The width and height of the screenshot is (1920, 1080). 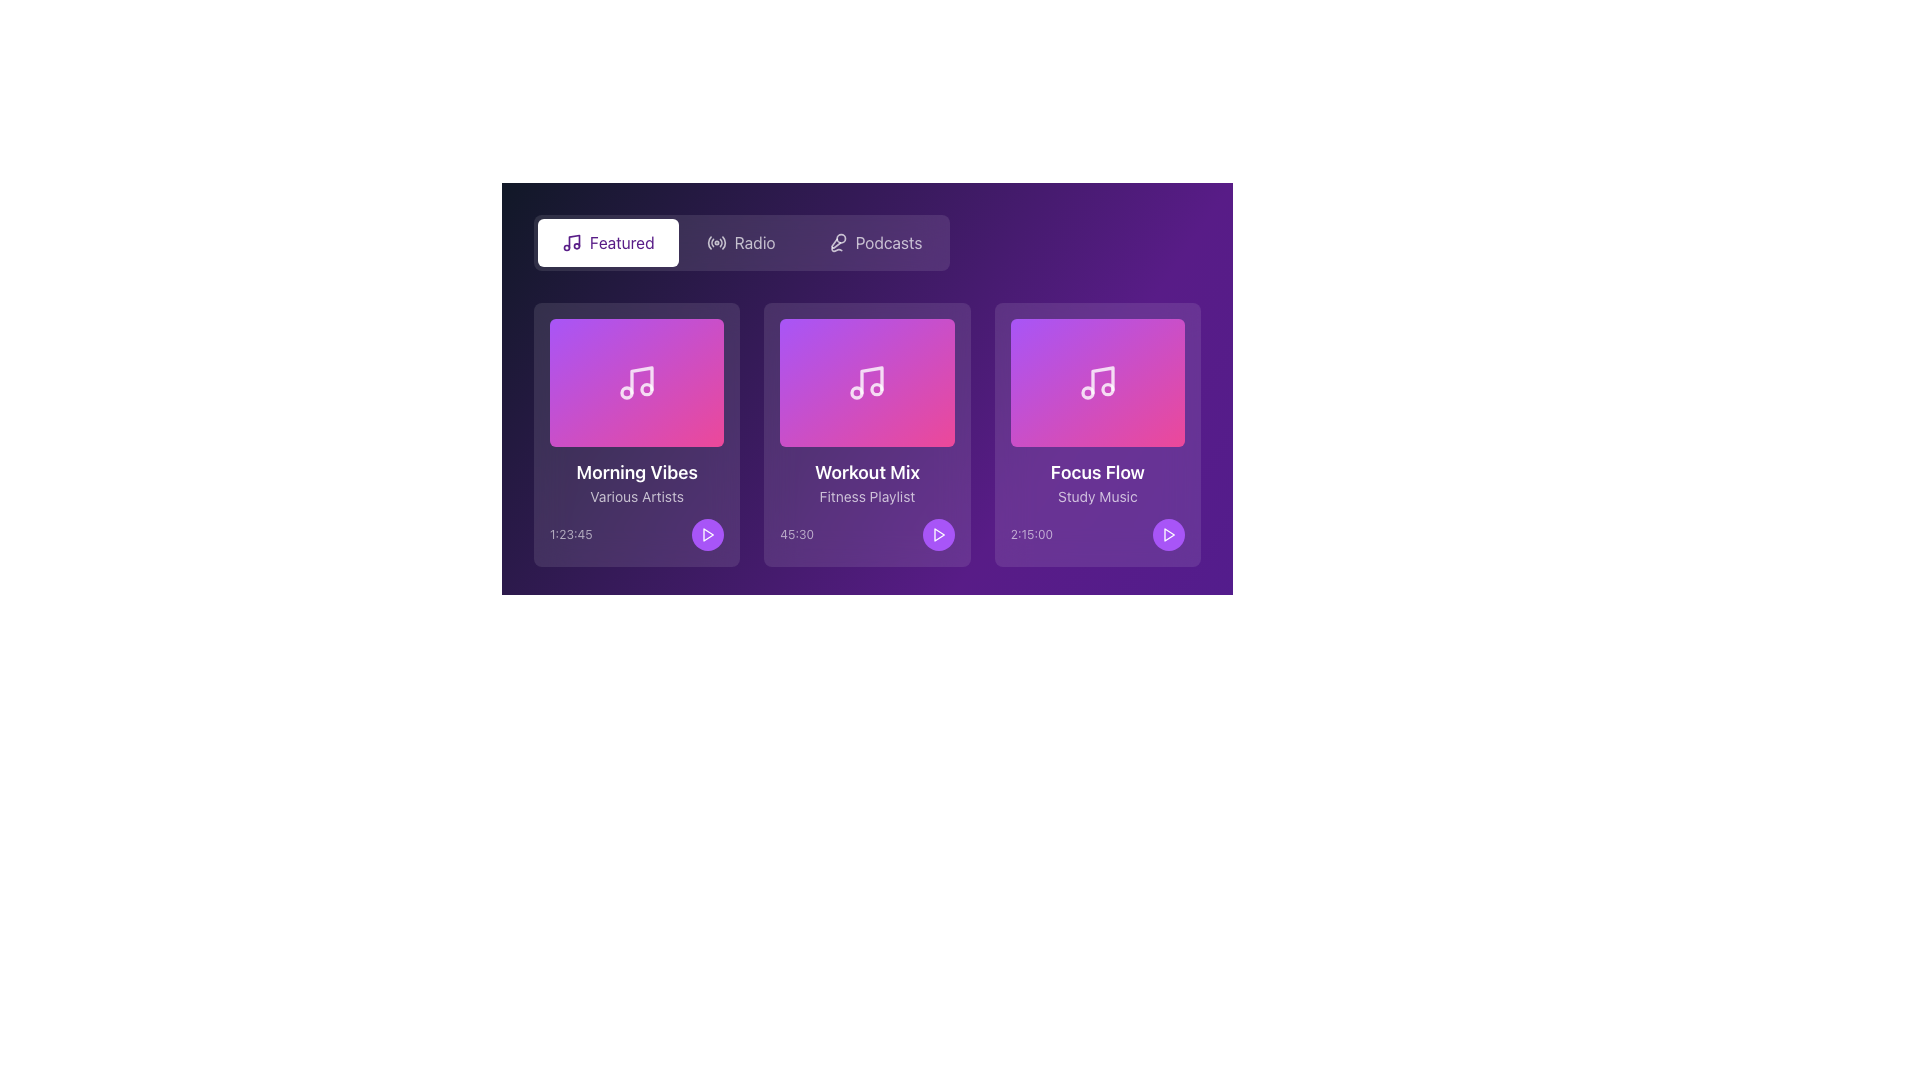 I want to click on the leftmost small circle of the decorative music note icon inside the 'Focus Flow' card, which is the third card from the left in the row below the main navigation bar, so click(x=1086, y=393).